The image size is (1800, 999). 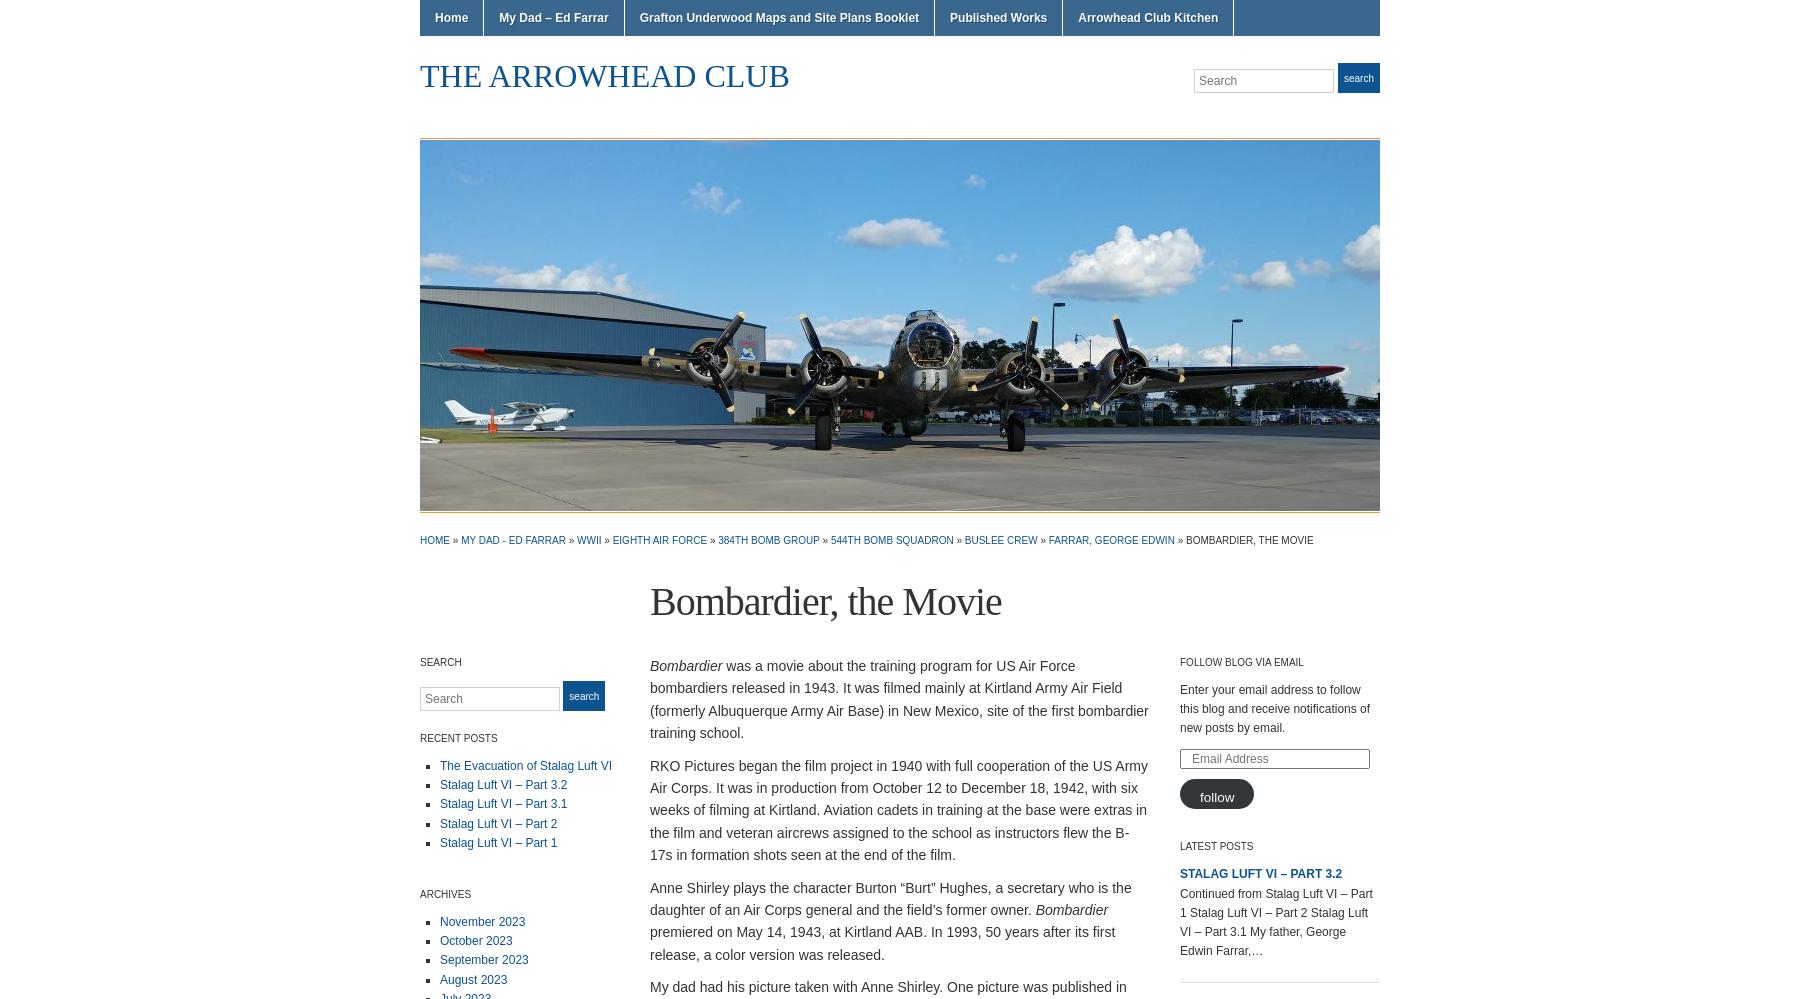 What do you see at coordinates (502, 785) in the screenshot?
I see `'Stalag Luft VI – Part 3.2'` at bounding box center [502, 785].